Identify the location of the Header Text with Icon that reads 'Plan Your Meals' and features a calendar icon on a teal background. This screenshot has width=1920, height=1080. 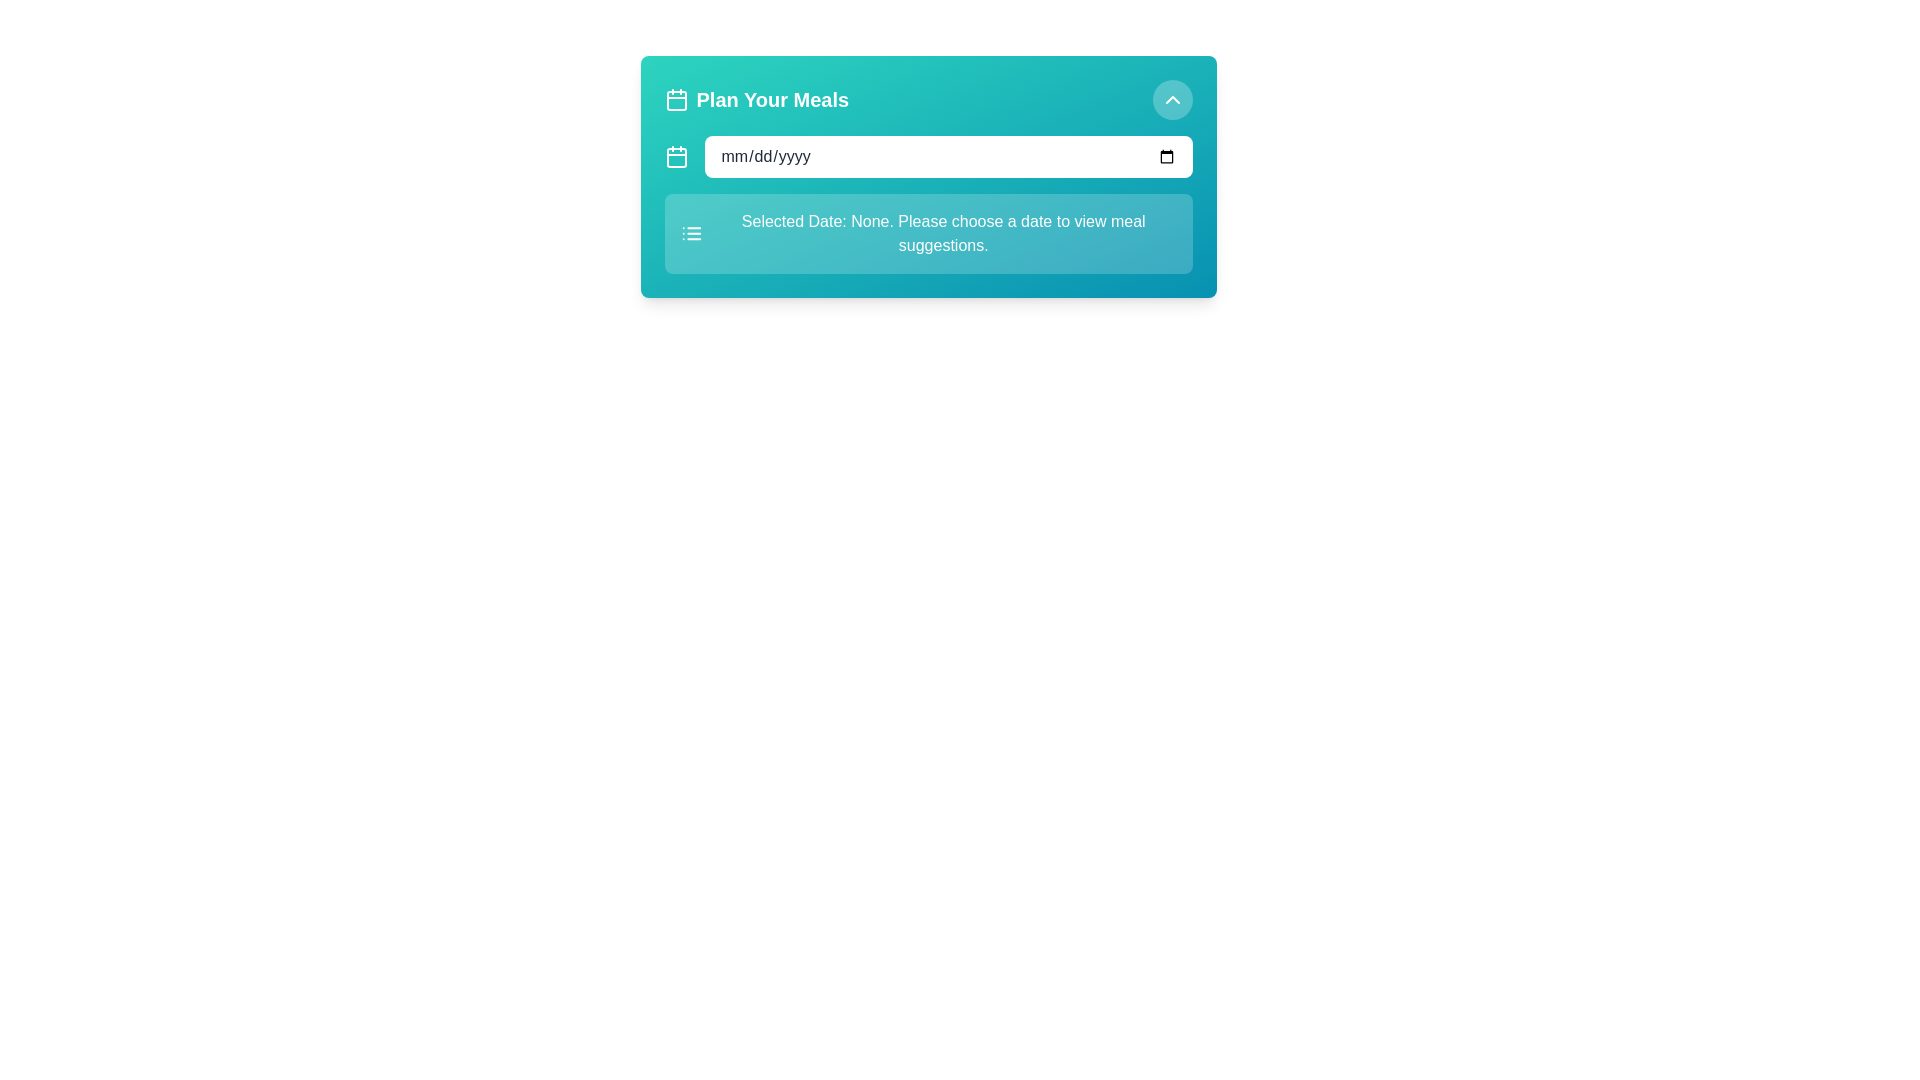
(755, 100).